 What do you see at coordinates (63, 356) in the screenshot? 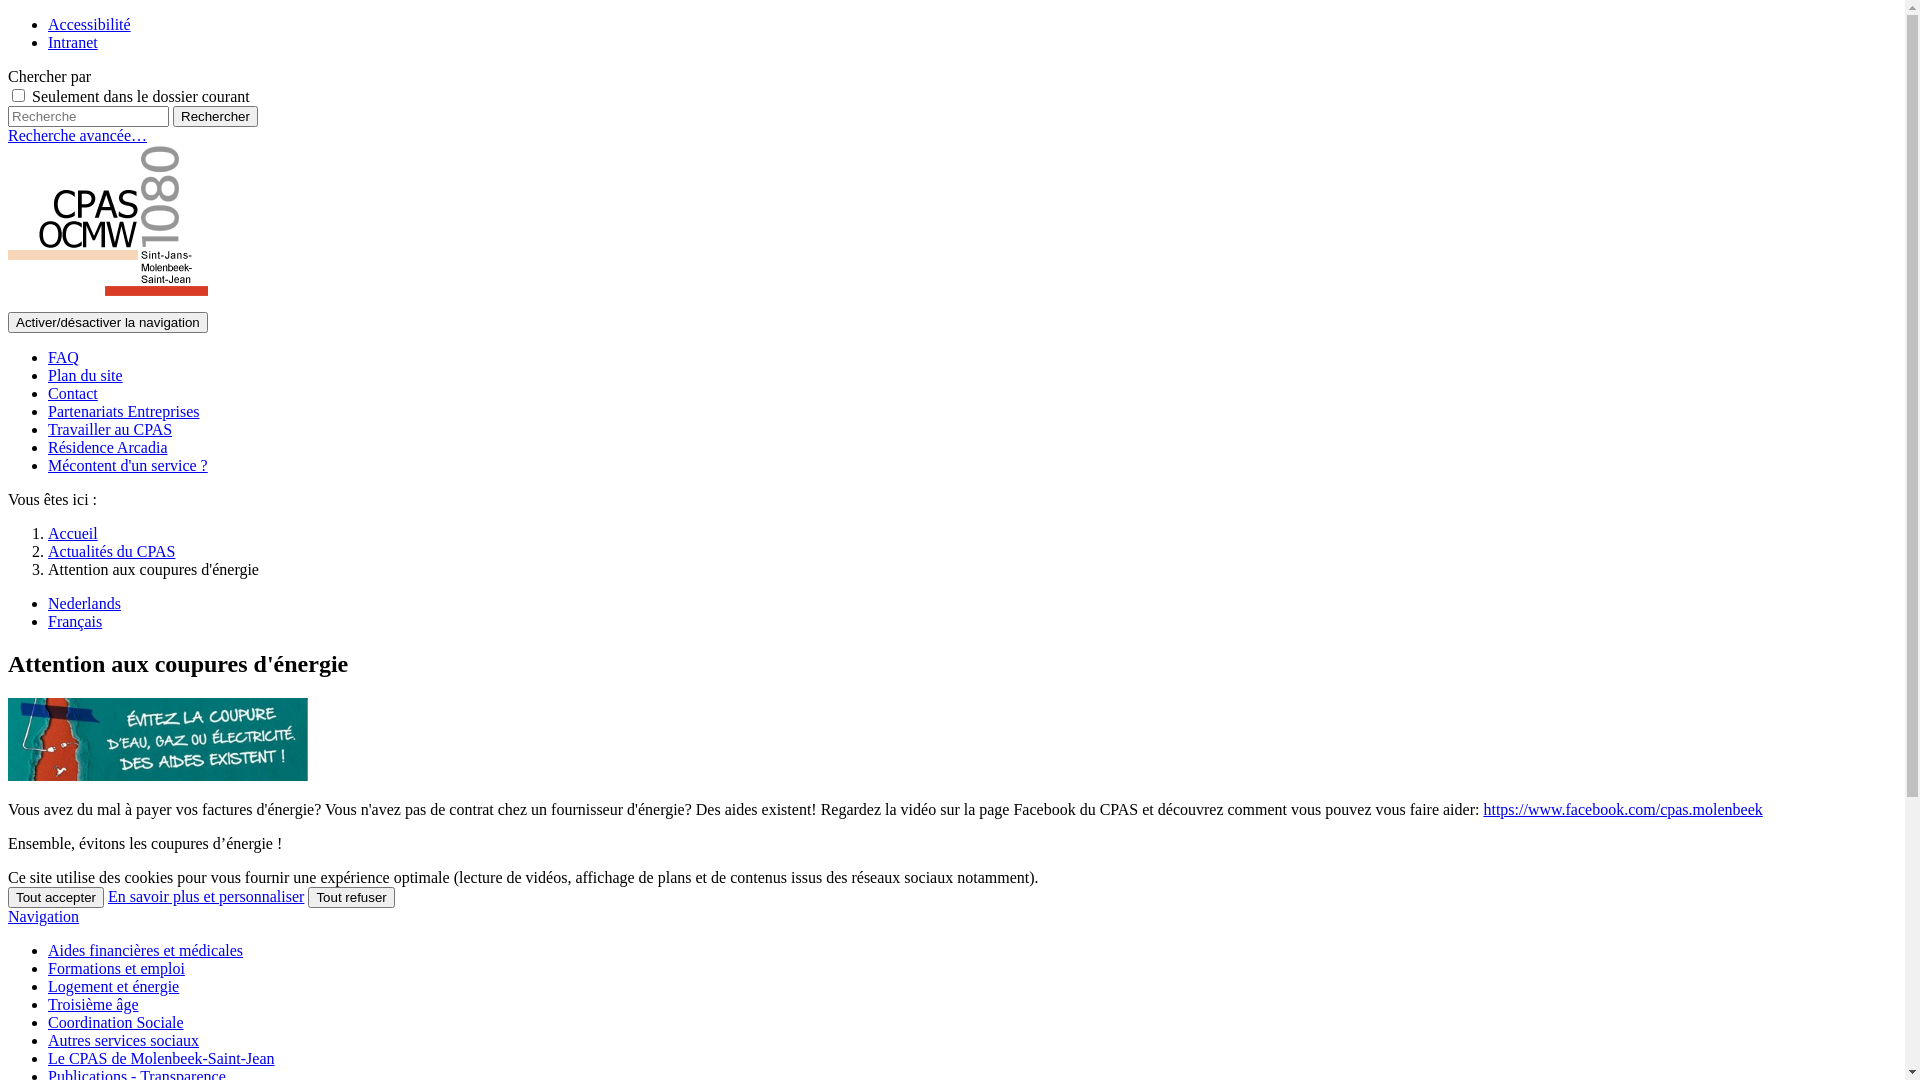
I see `'FAQ'` at bounding box center [63, 356].